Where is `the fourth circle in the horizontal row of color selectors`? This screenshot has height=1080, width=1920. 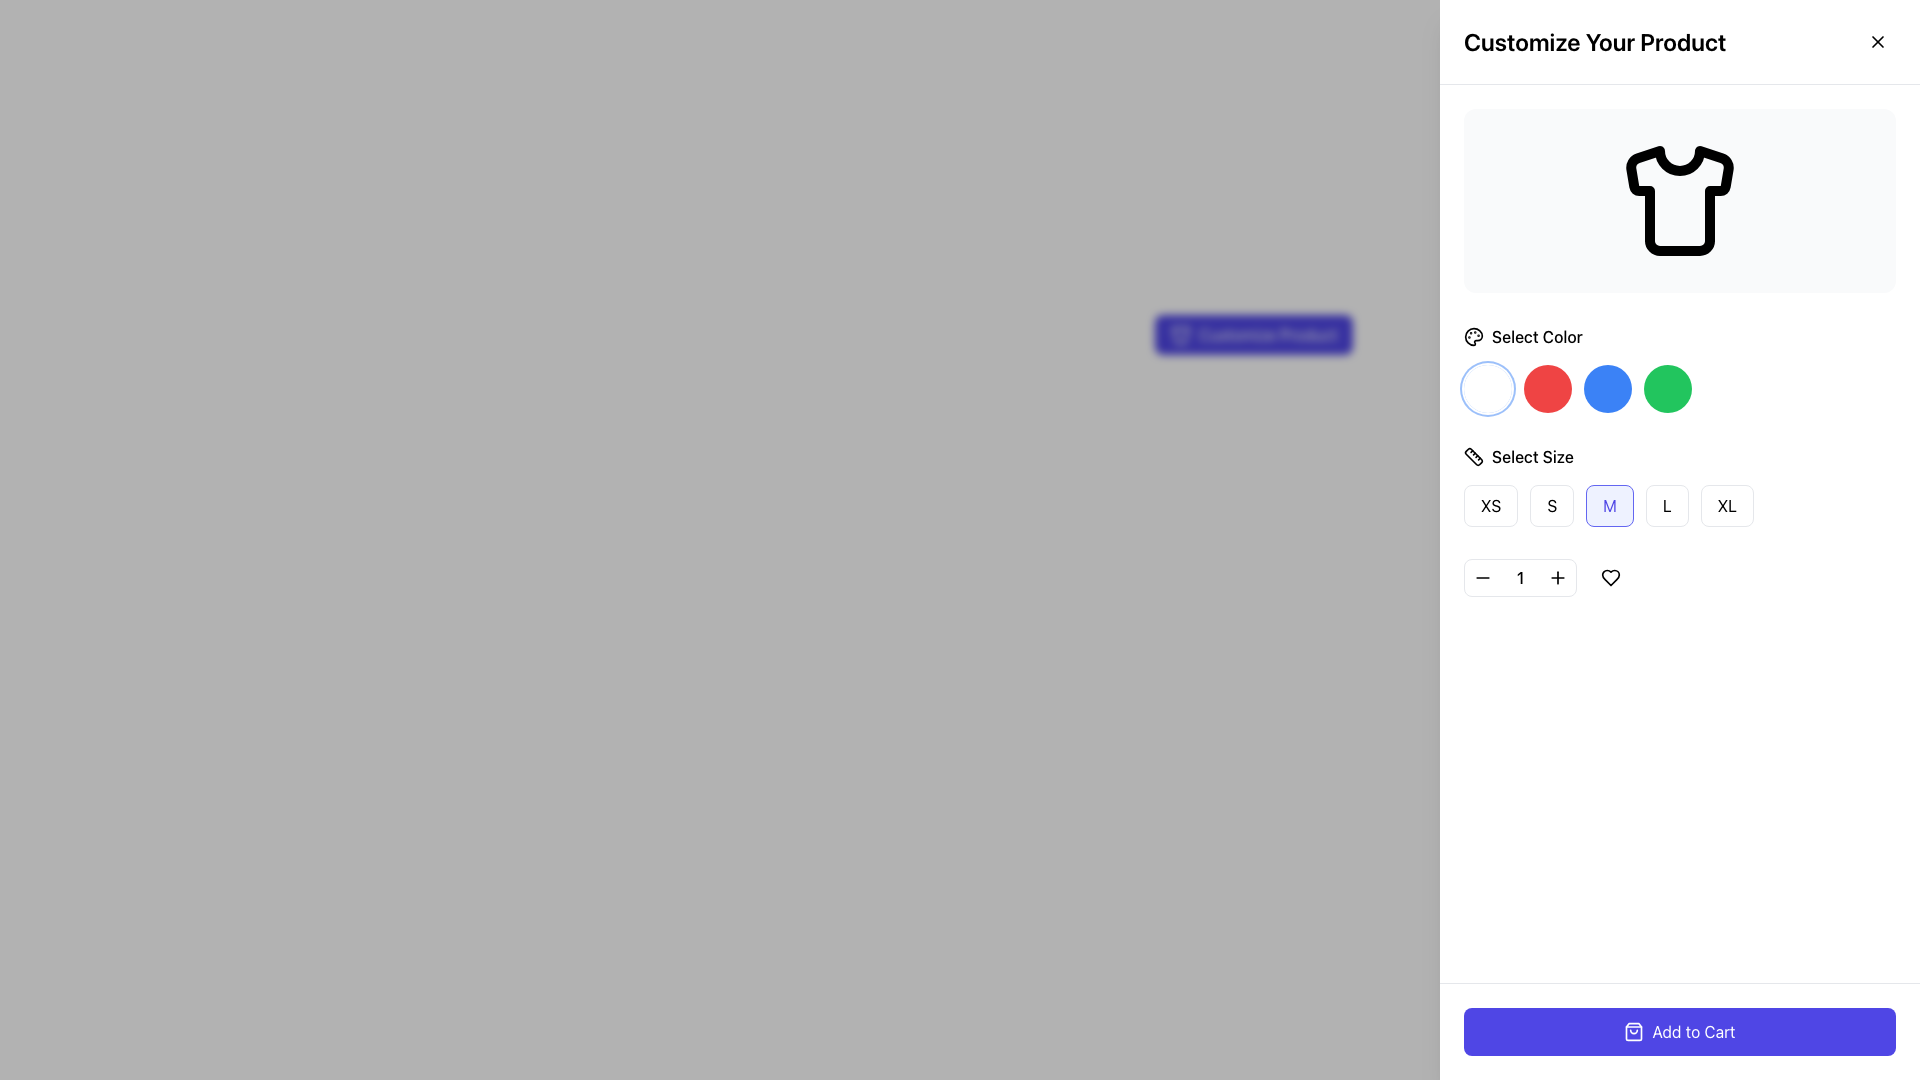
the fourth circle in the horizontal row of color selectors is located at coordinates (1680, 369).